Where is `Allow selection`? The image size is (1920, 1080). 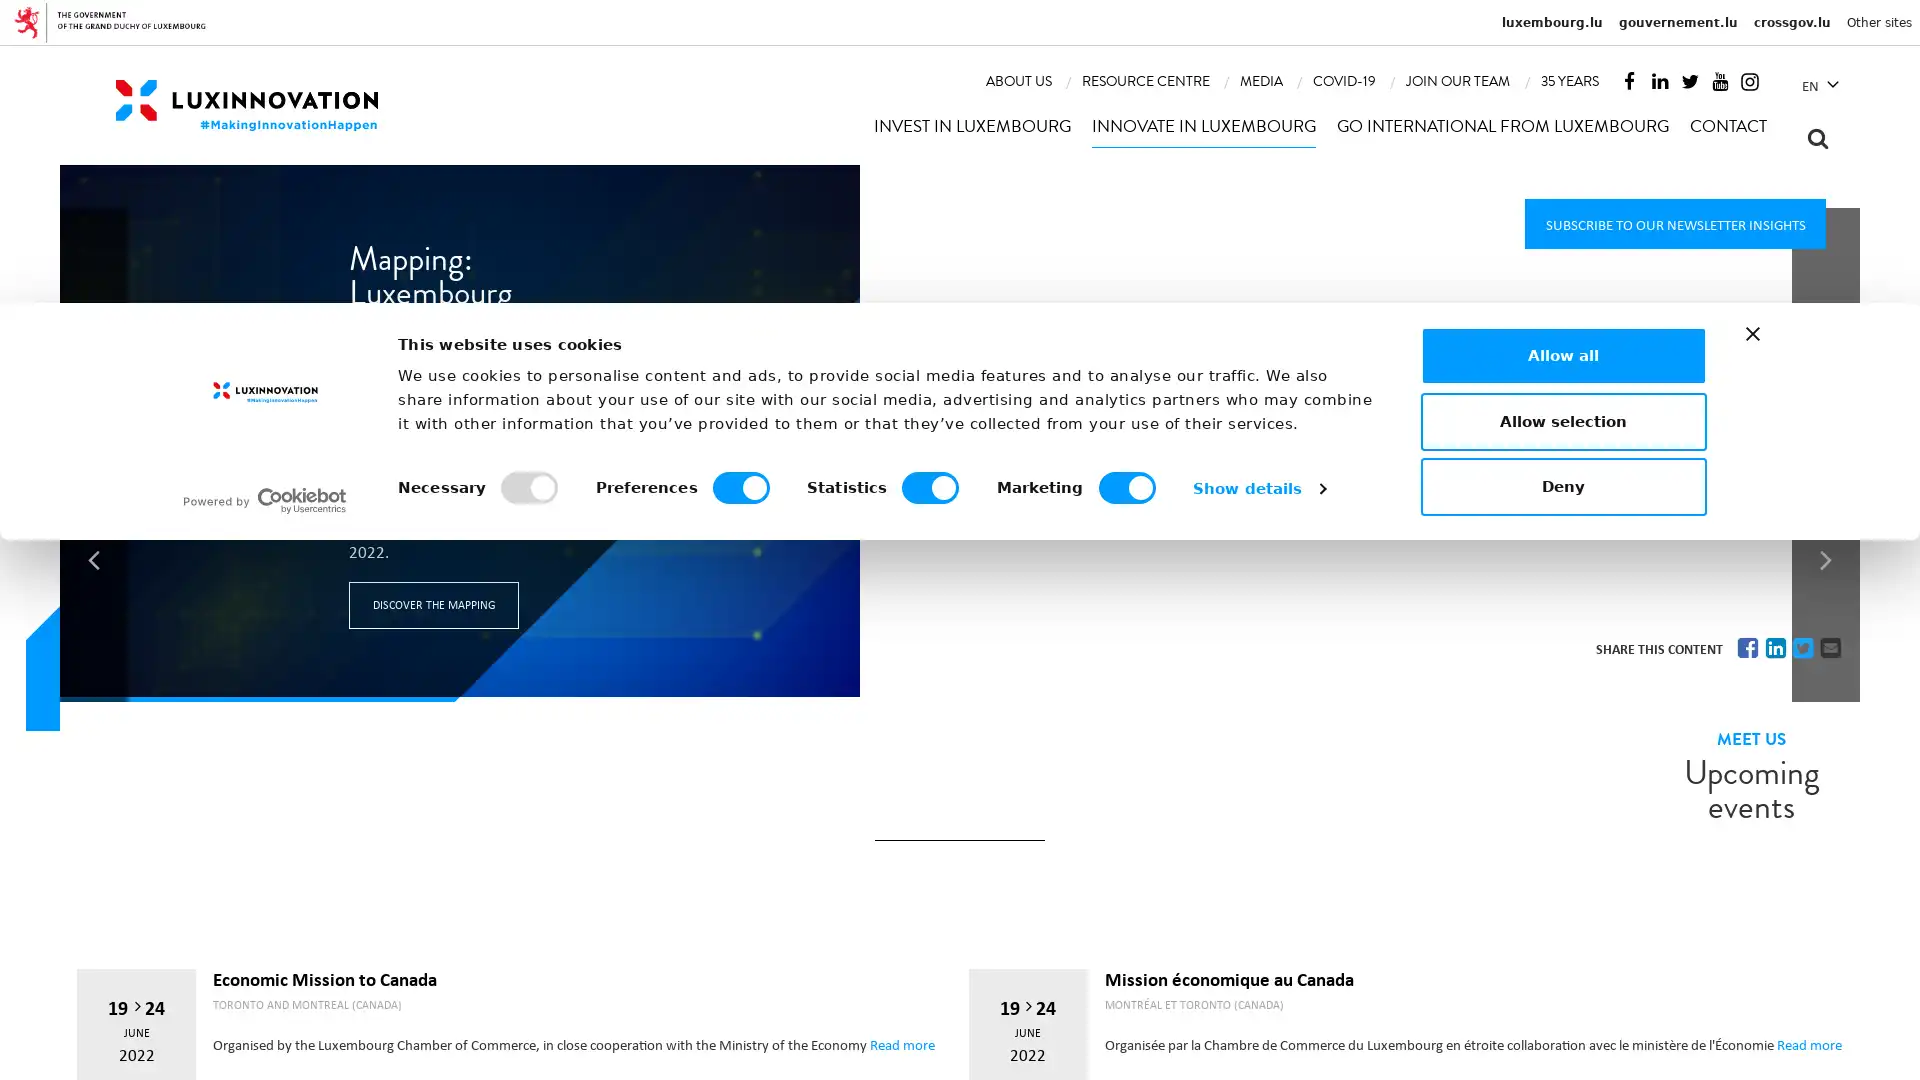 Allow selection is located at coordinates (1562, 959).